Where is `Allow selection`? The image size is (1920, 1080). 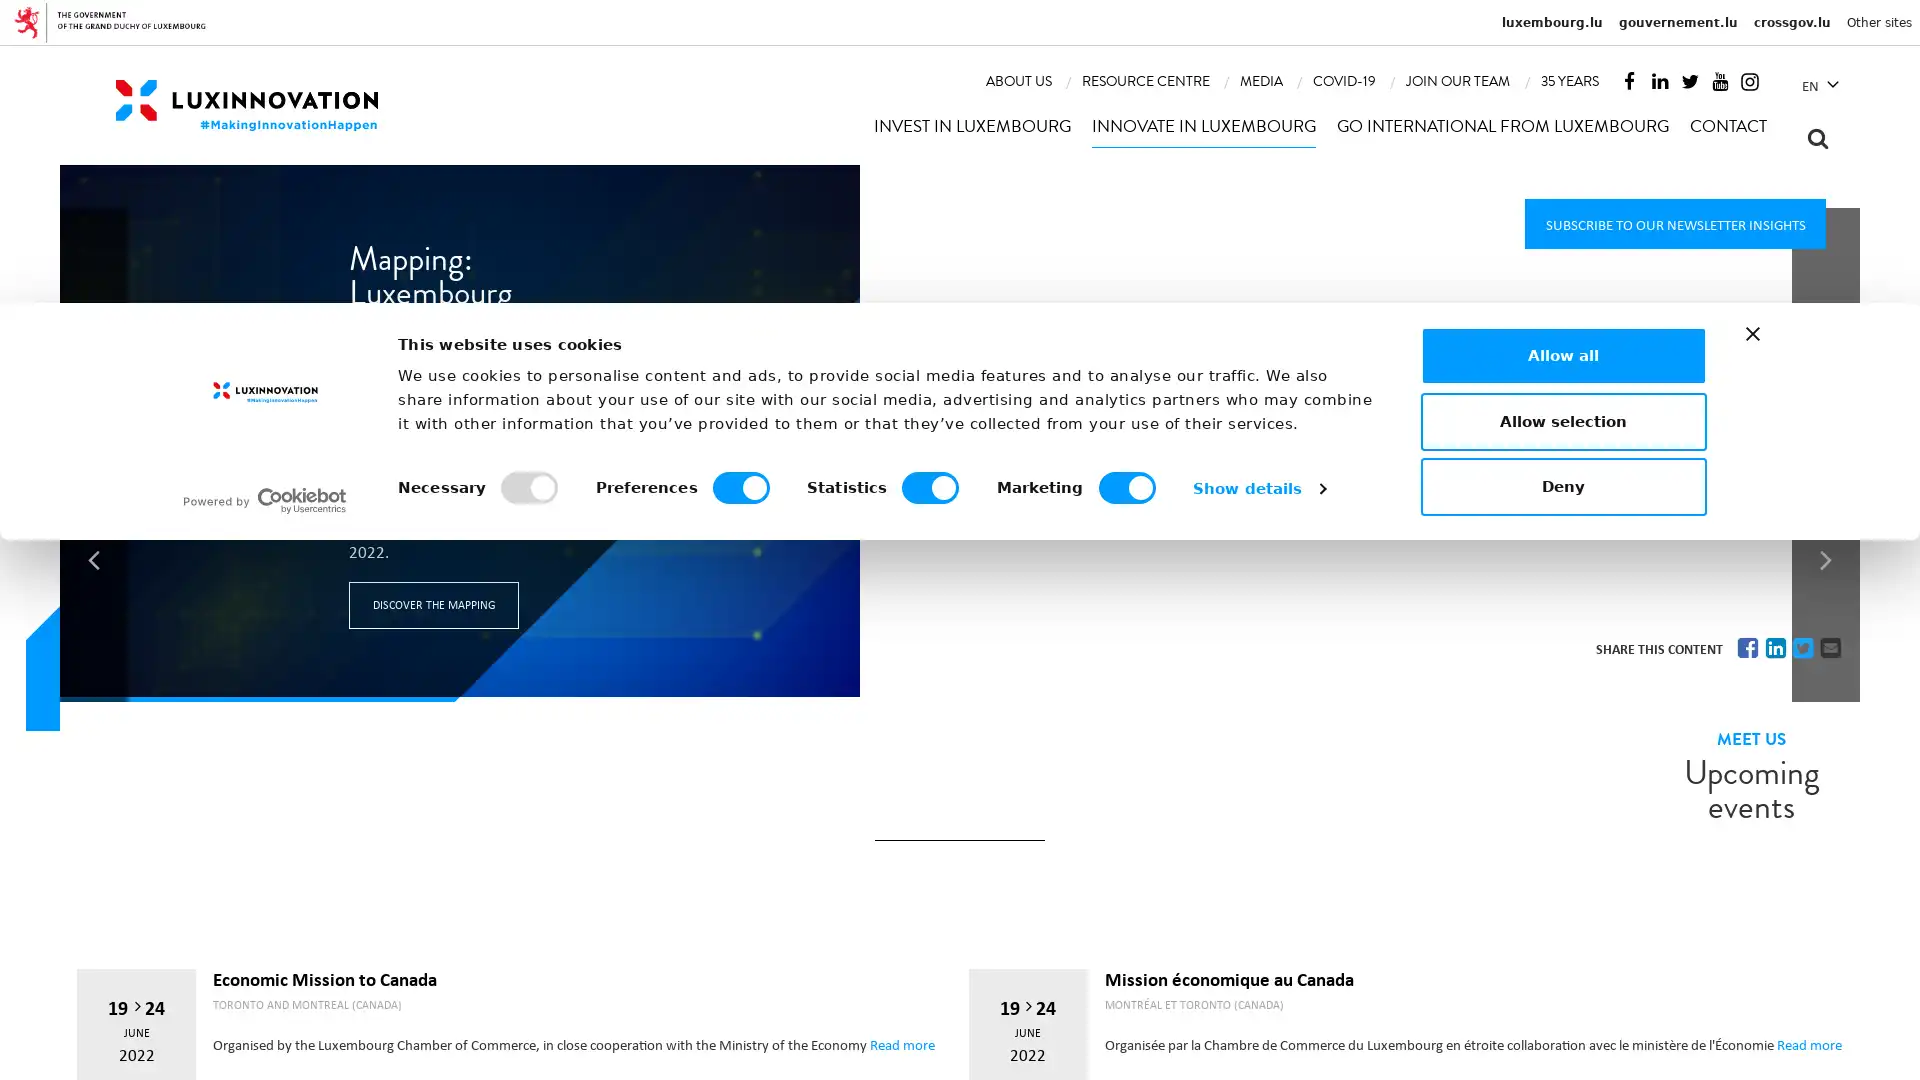 Allow selection is located at coordinates (1562, 959).